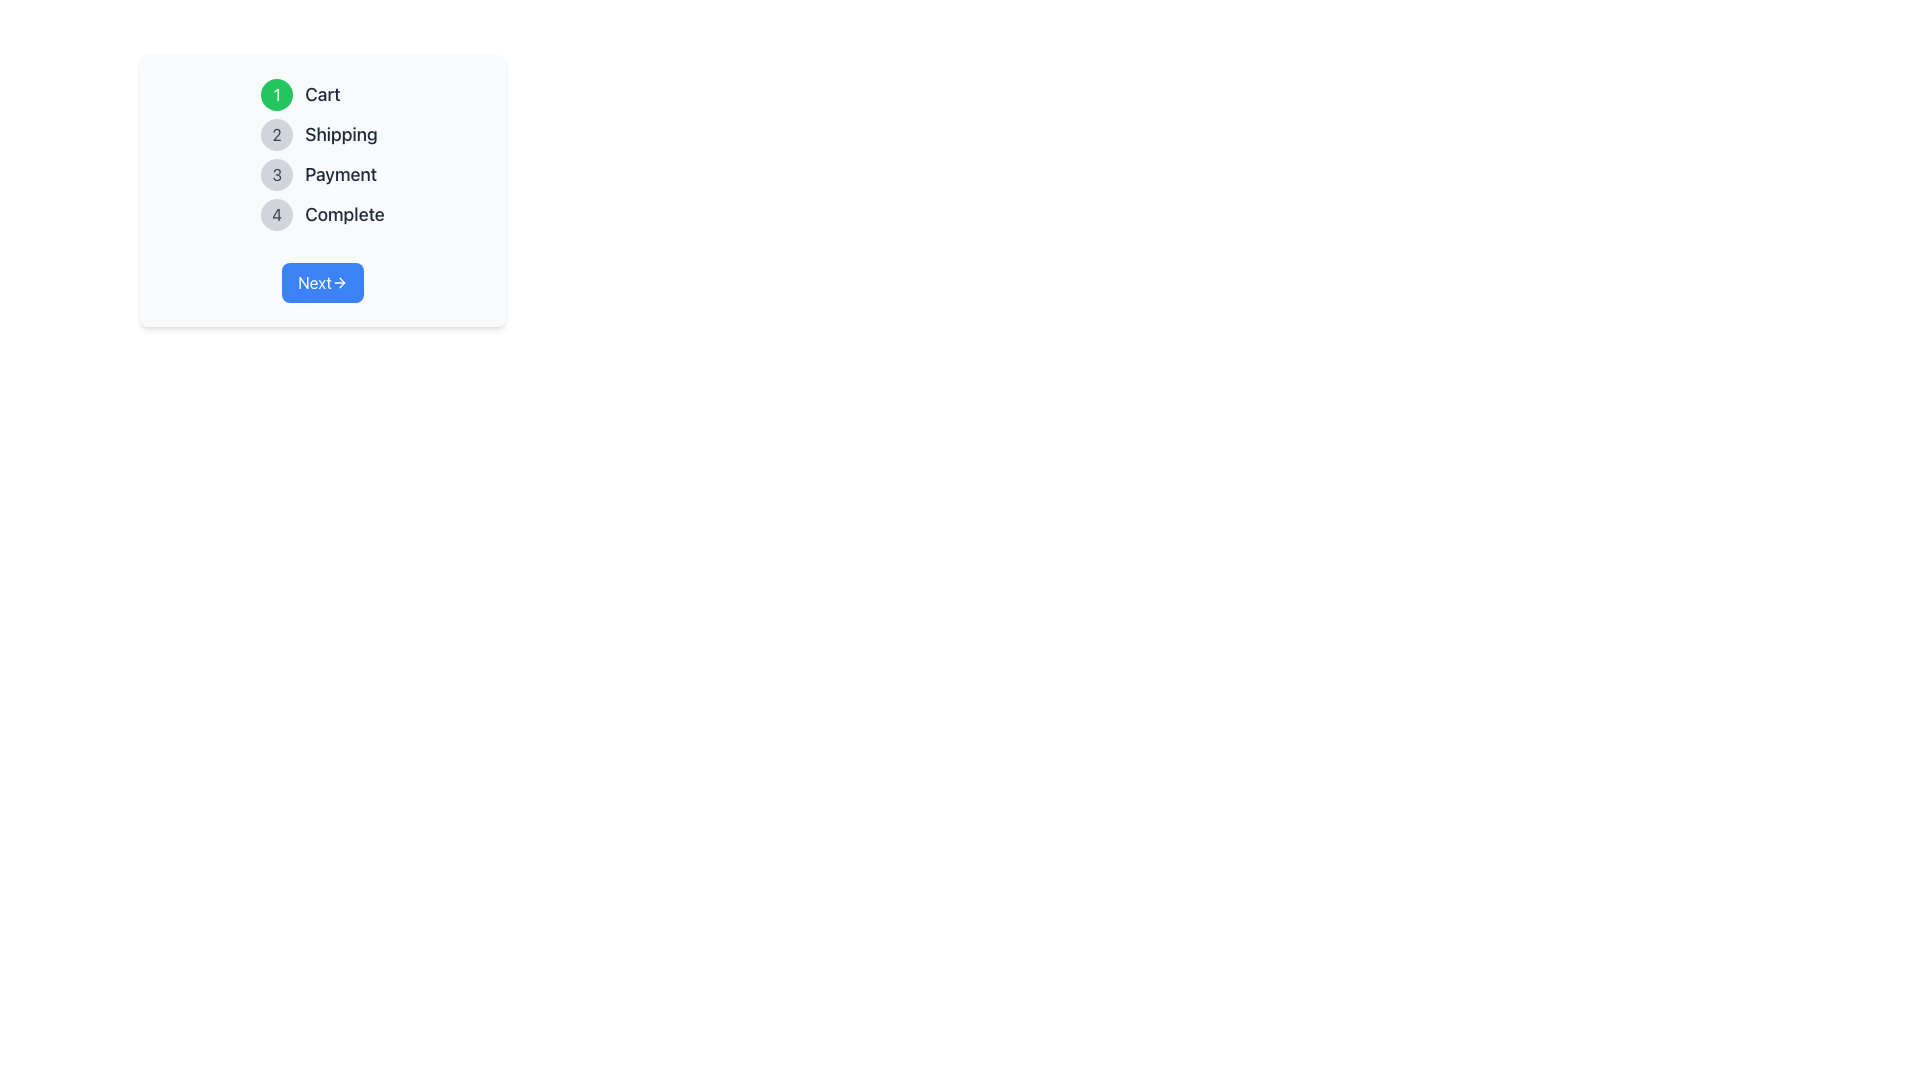  Describe the element at coordinates (276, 173) in the screenshot. I see `the Step Indicator Badge, which is a circular badge with a light gray background and a darker gray numeral '3' centered within, located in a vertical stepper component as the third item` at that location.